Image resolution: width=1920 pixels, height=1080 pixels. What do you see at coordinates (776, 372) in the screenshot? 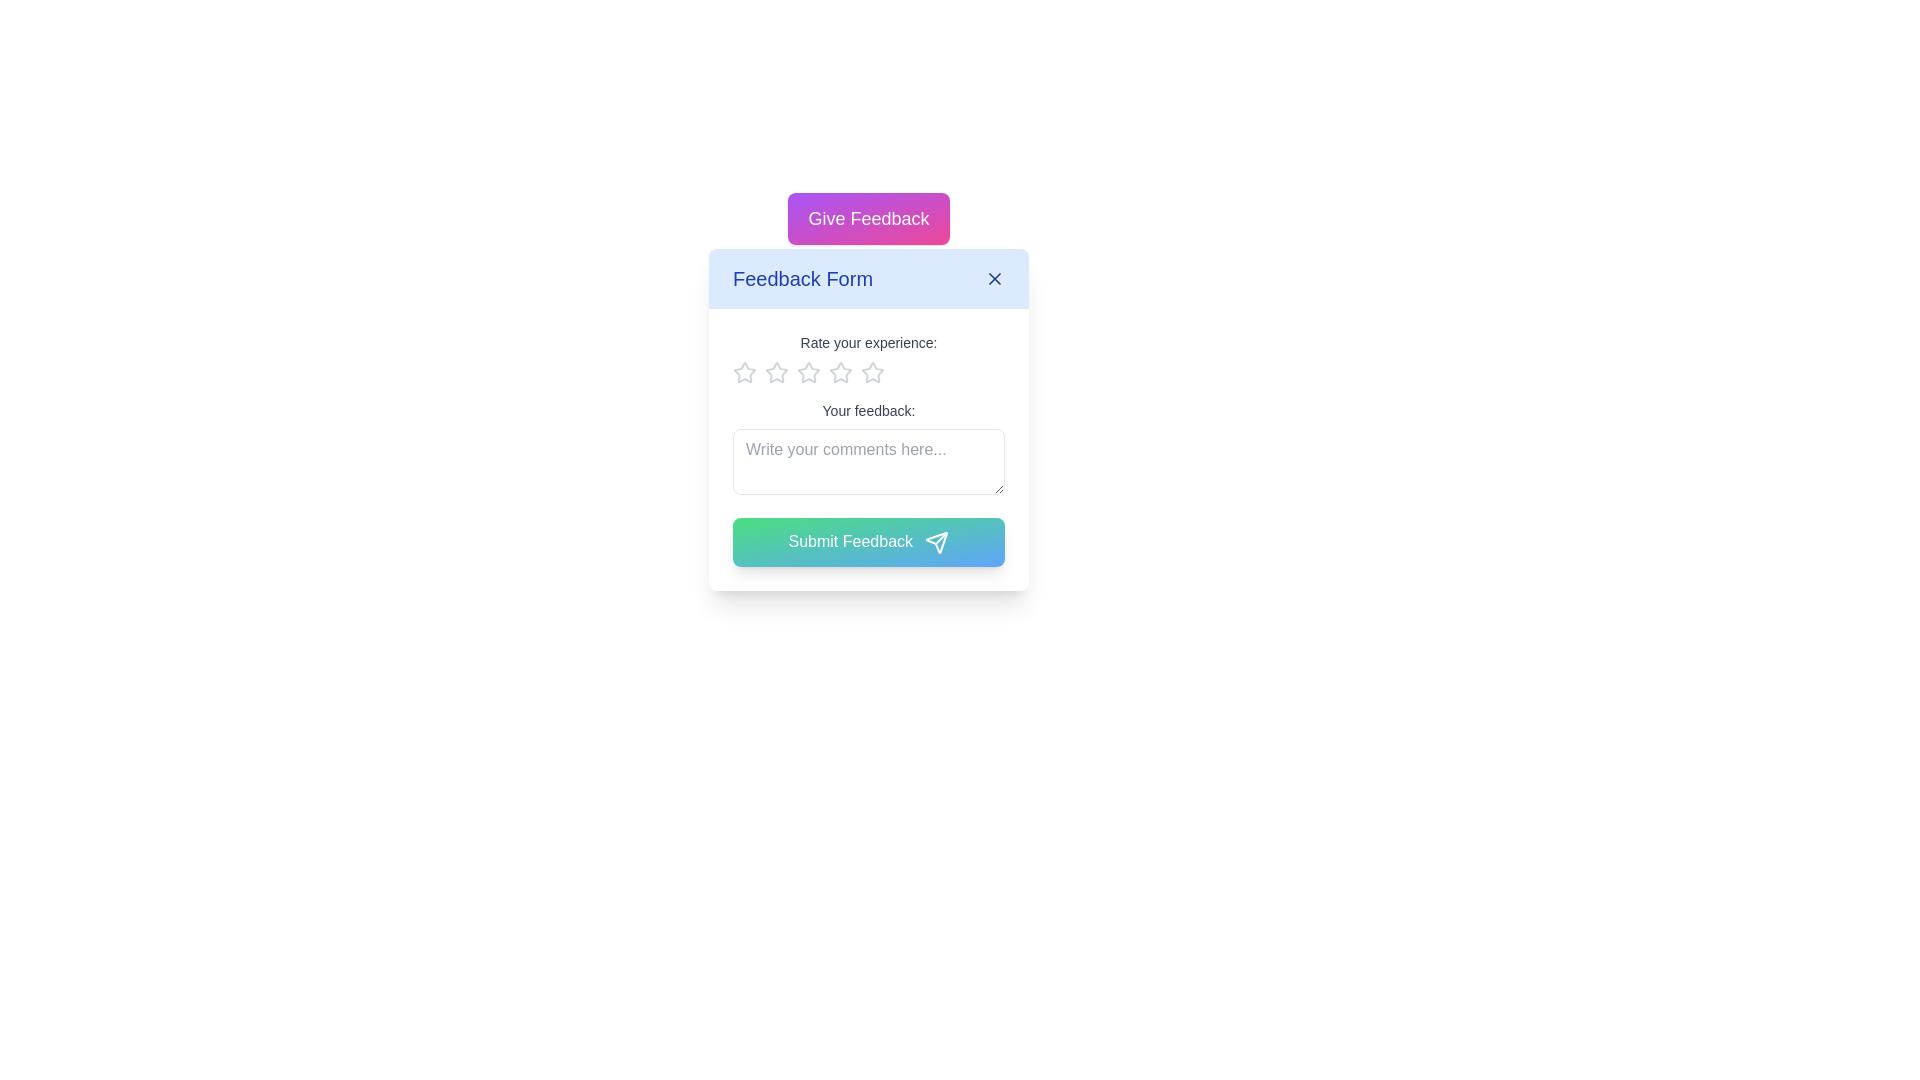
I see `the first star-shaped icon` at bounding box center [776, 372].